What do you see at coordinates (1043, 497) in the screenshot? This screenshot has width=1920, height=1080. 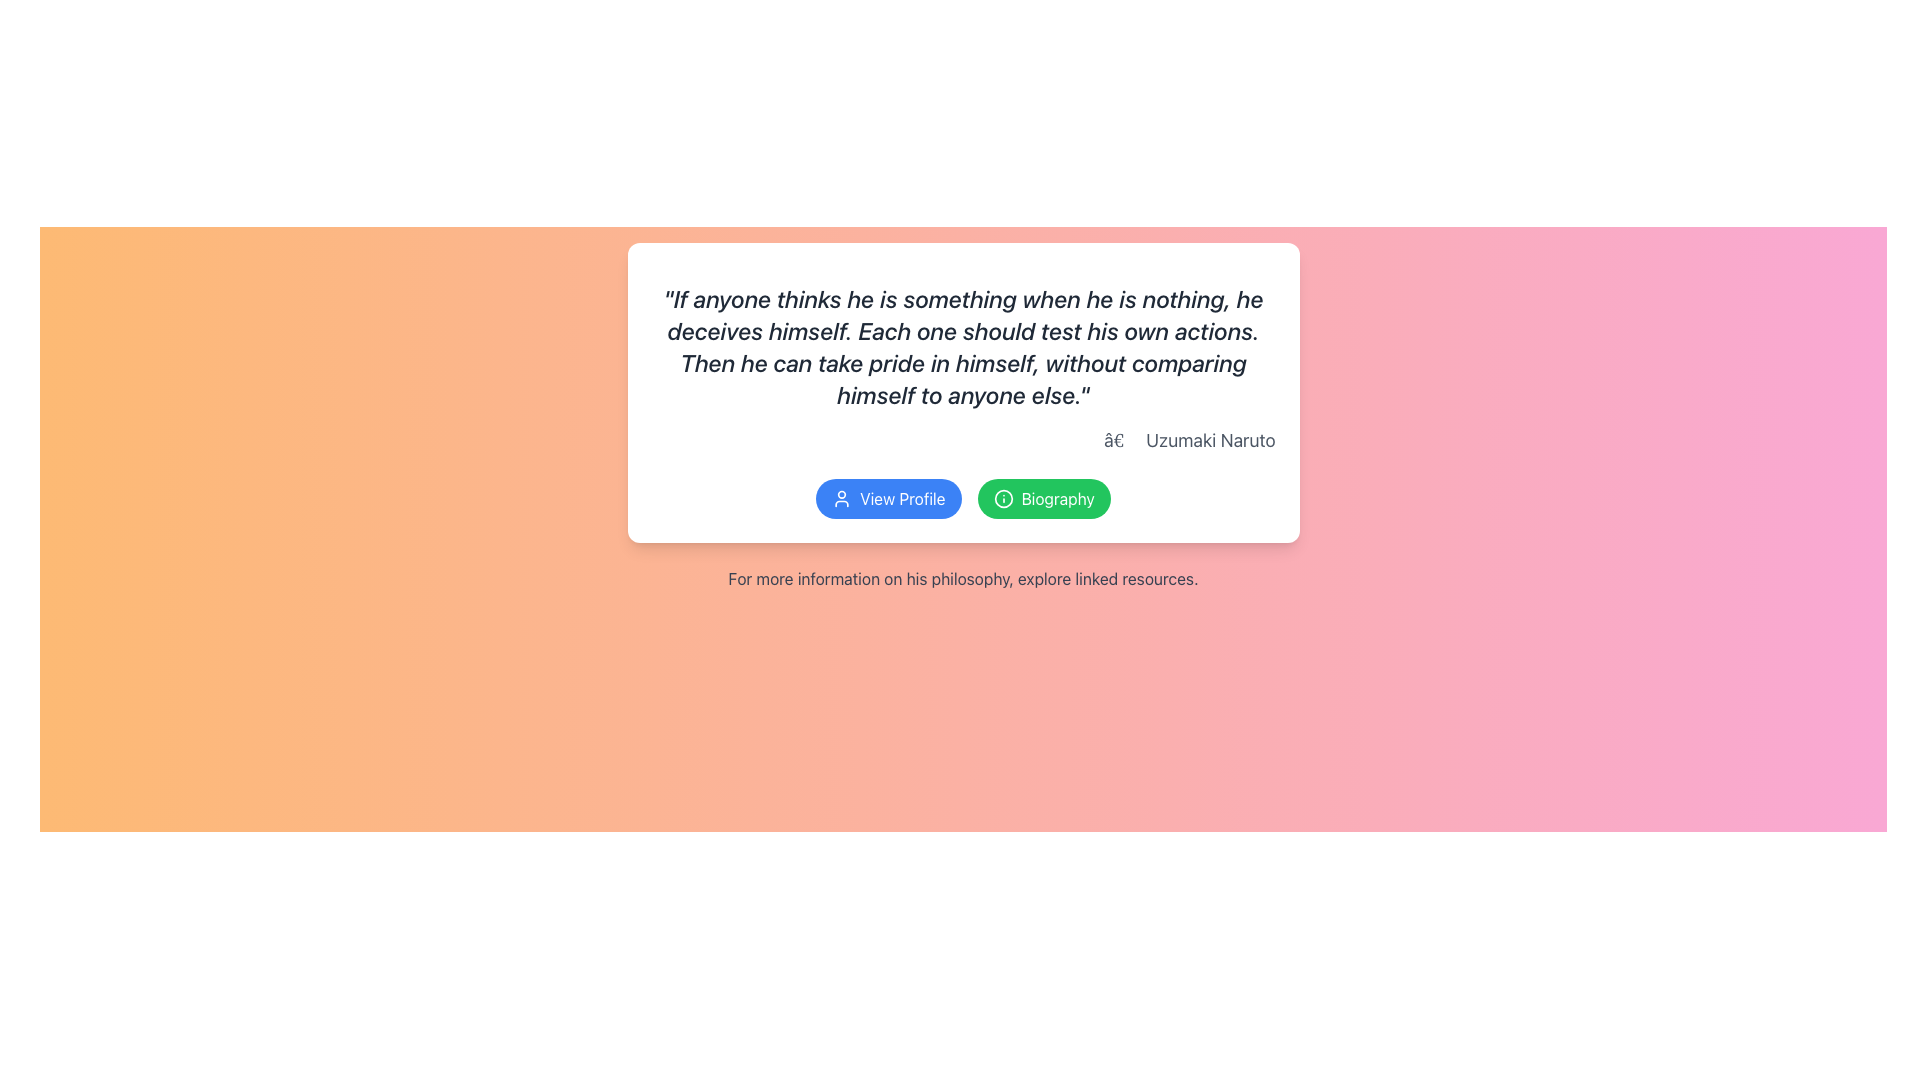 I see `the green pill-shaped button labeled 'Biography' with an information circle icon` at bounding box center [1043, 497].